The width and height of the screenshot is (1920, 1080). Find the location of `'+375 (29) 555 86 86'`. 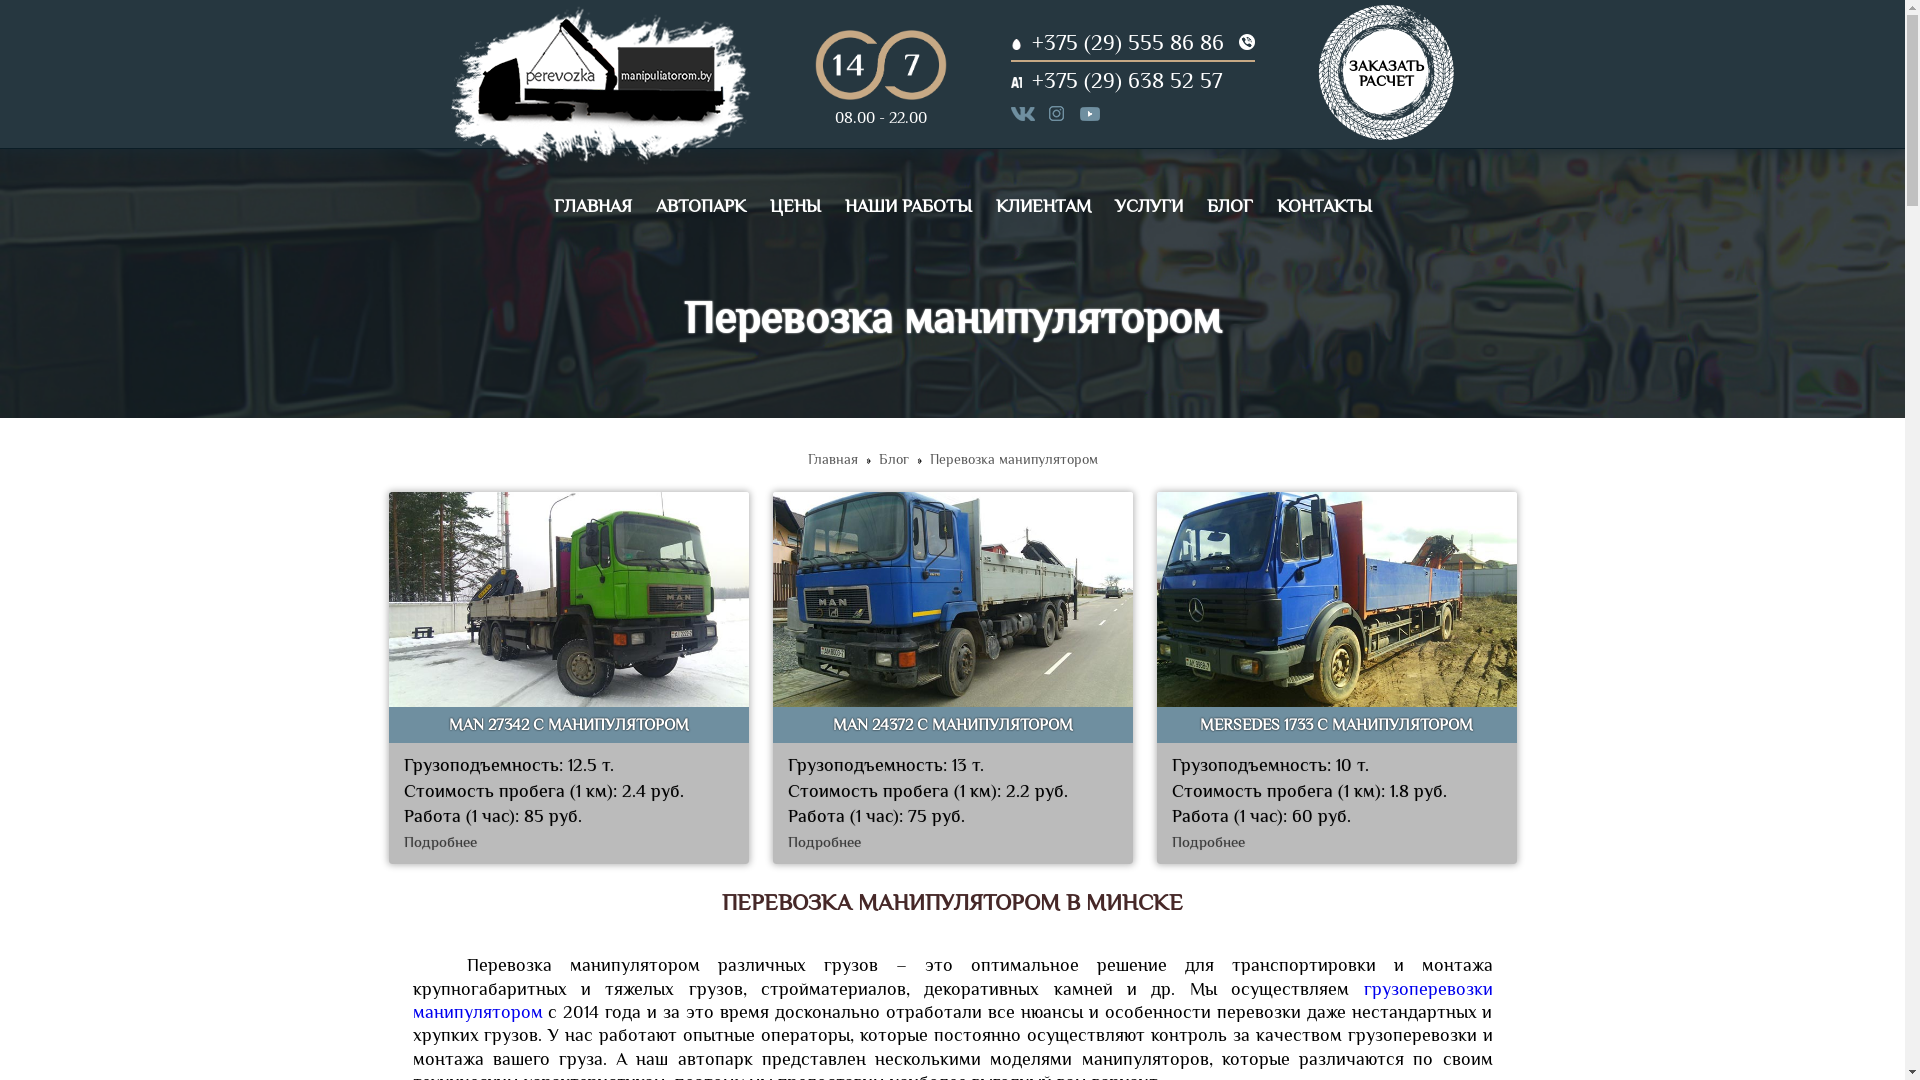

'+375 (29) 555 86 86' is located at coordinates (1128, 42).